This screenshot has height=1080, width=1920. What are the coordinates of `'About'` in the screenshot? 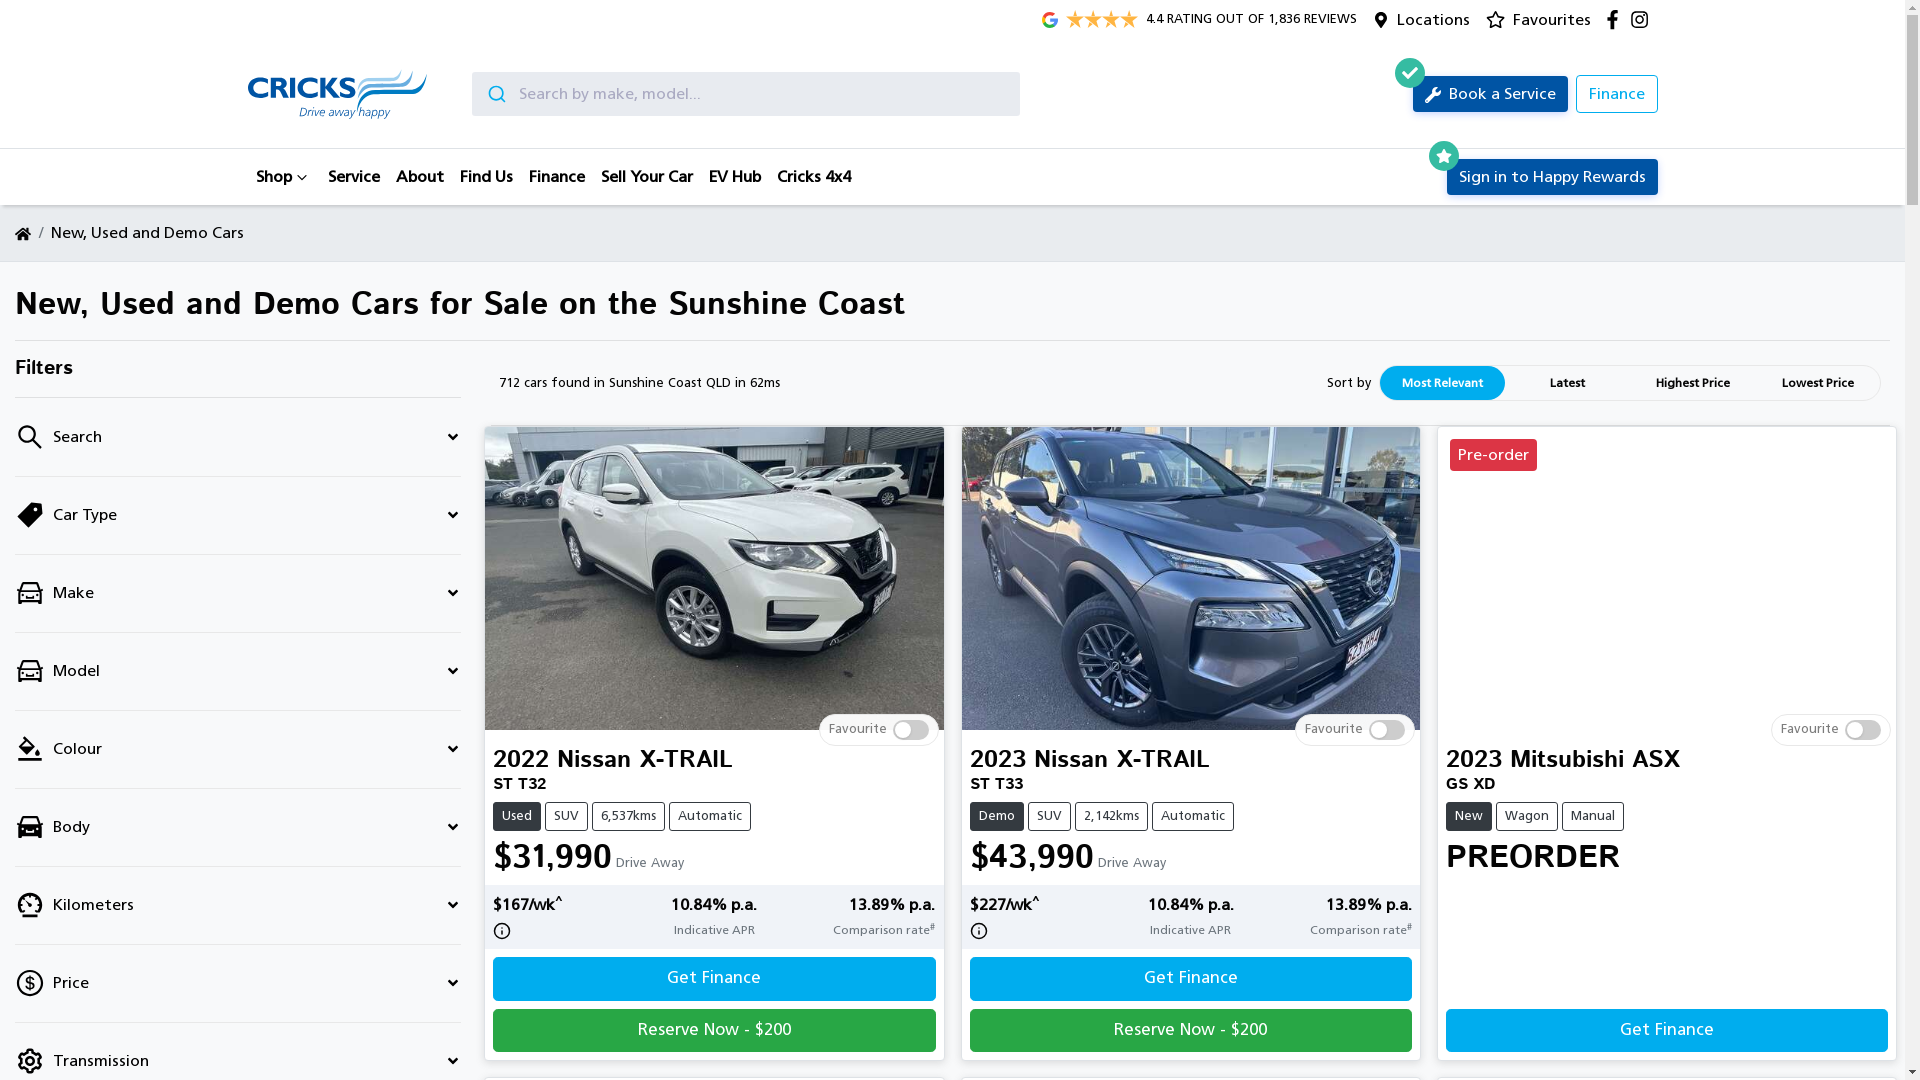 It's located at (419, 176).